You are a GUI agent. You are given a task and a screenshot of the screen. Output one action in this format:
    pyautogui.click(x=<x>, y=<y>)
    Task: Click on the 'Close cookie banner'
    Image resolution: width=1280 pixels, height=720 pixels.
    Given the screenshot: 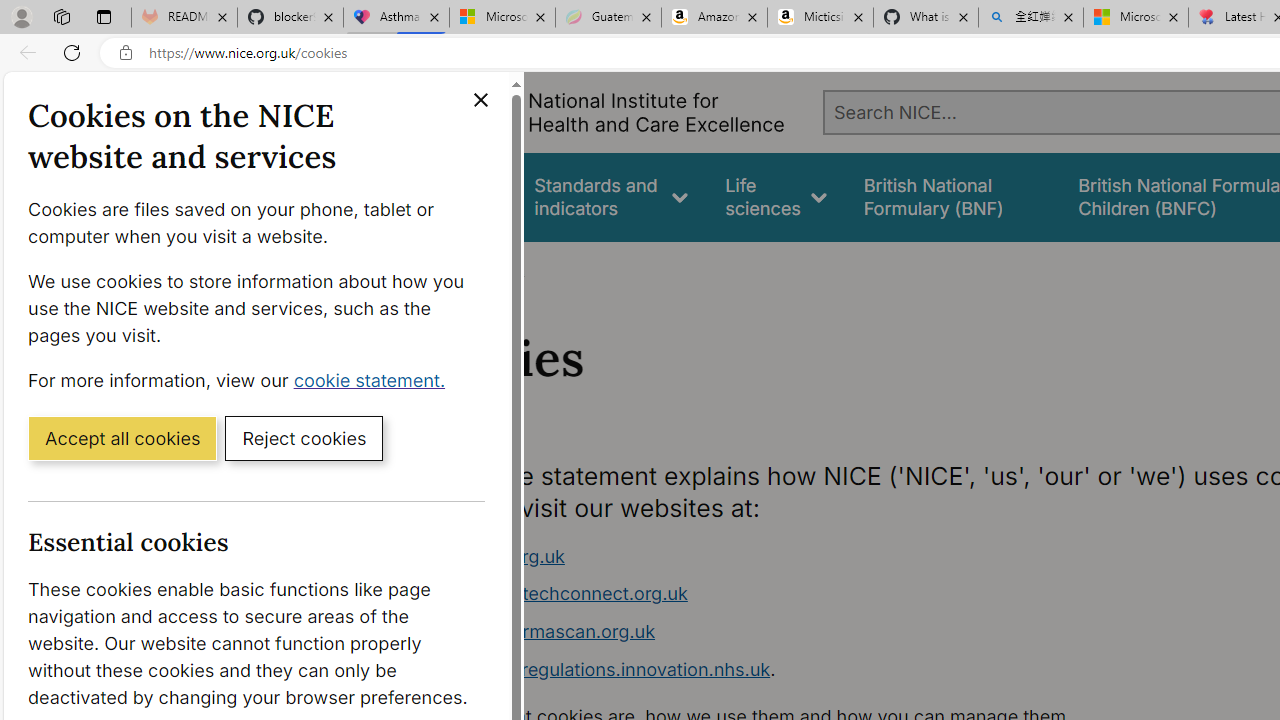 What is the action you would take?
    pyautogui.click(x=480, y=100)
    